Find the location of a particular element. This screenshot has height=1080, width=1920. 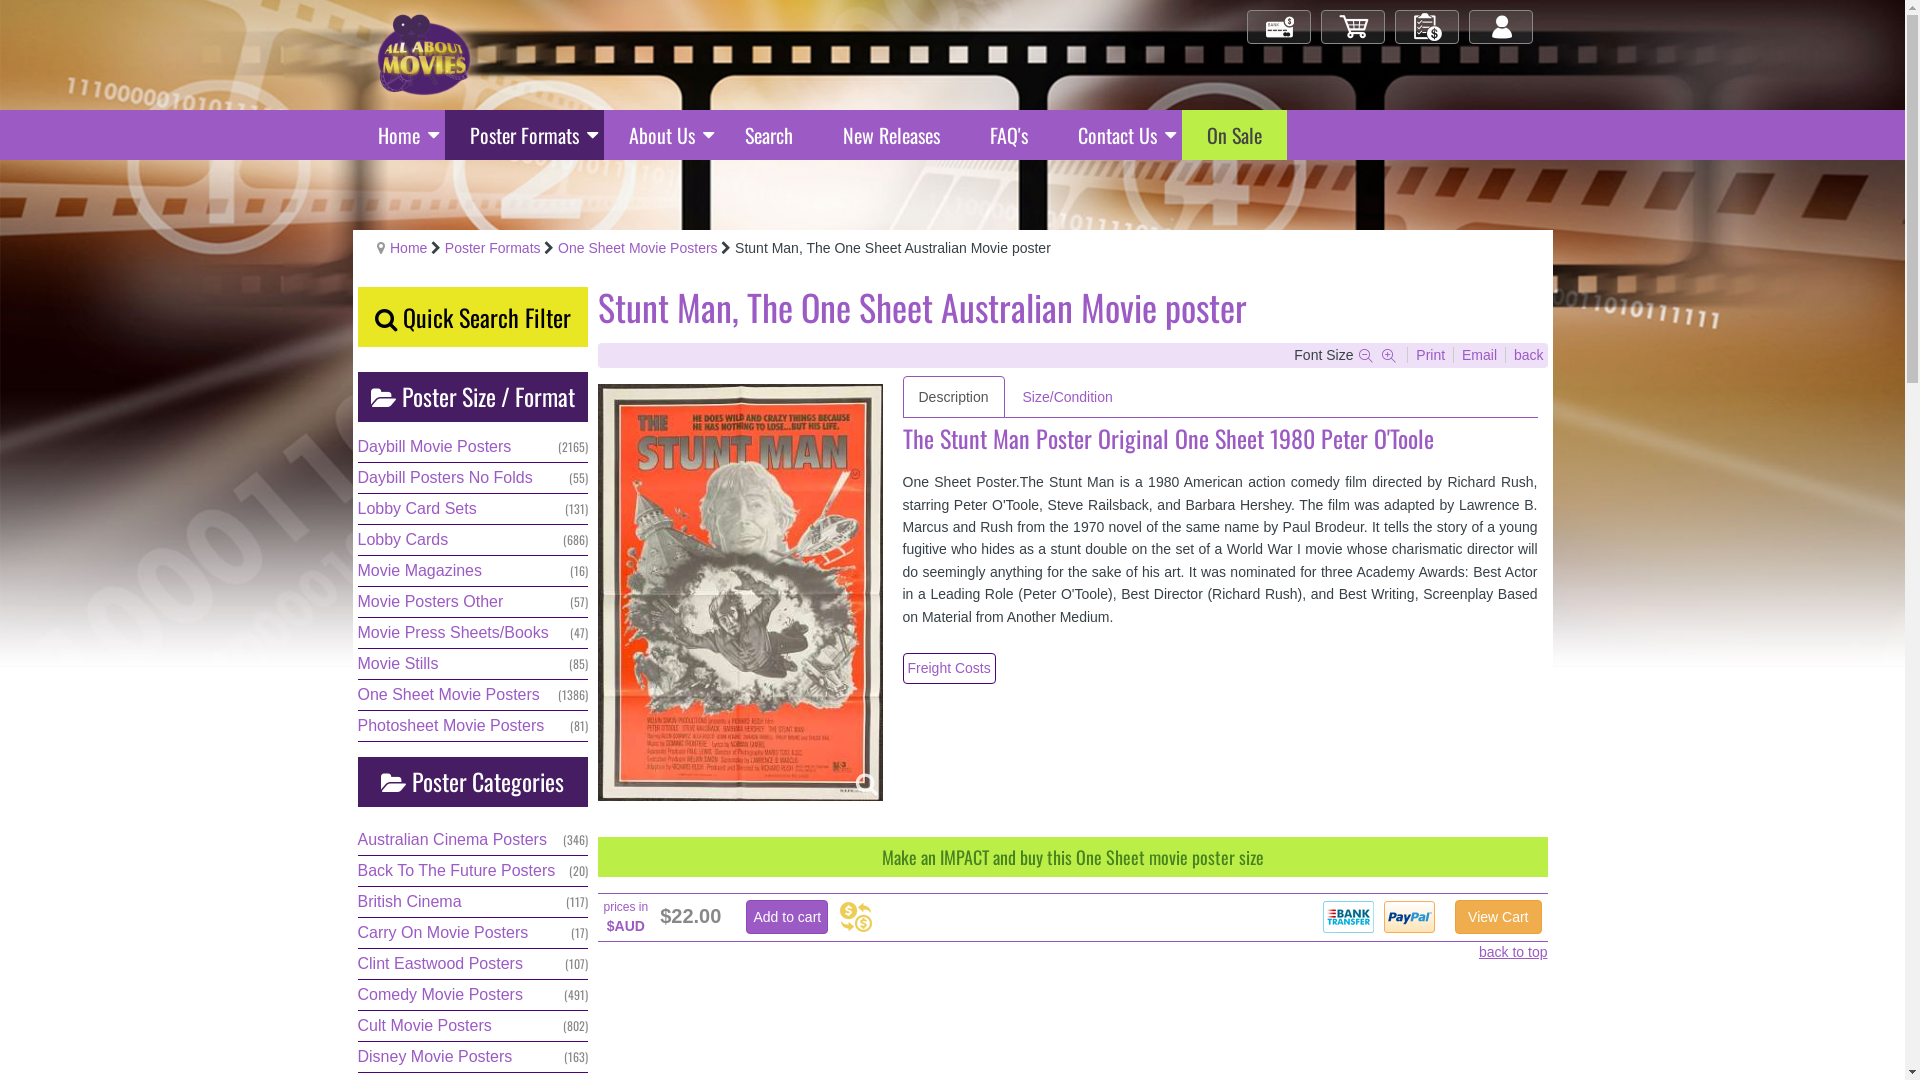

'back' is located at coordinates (1528, 353).